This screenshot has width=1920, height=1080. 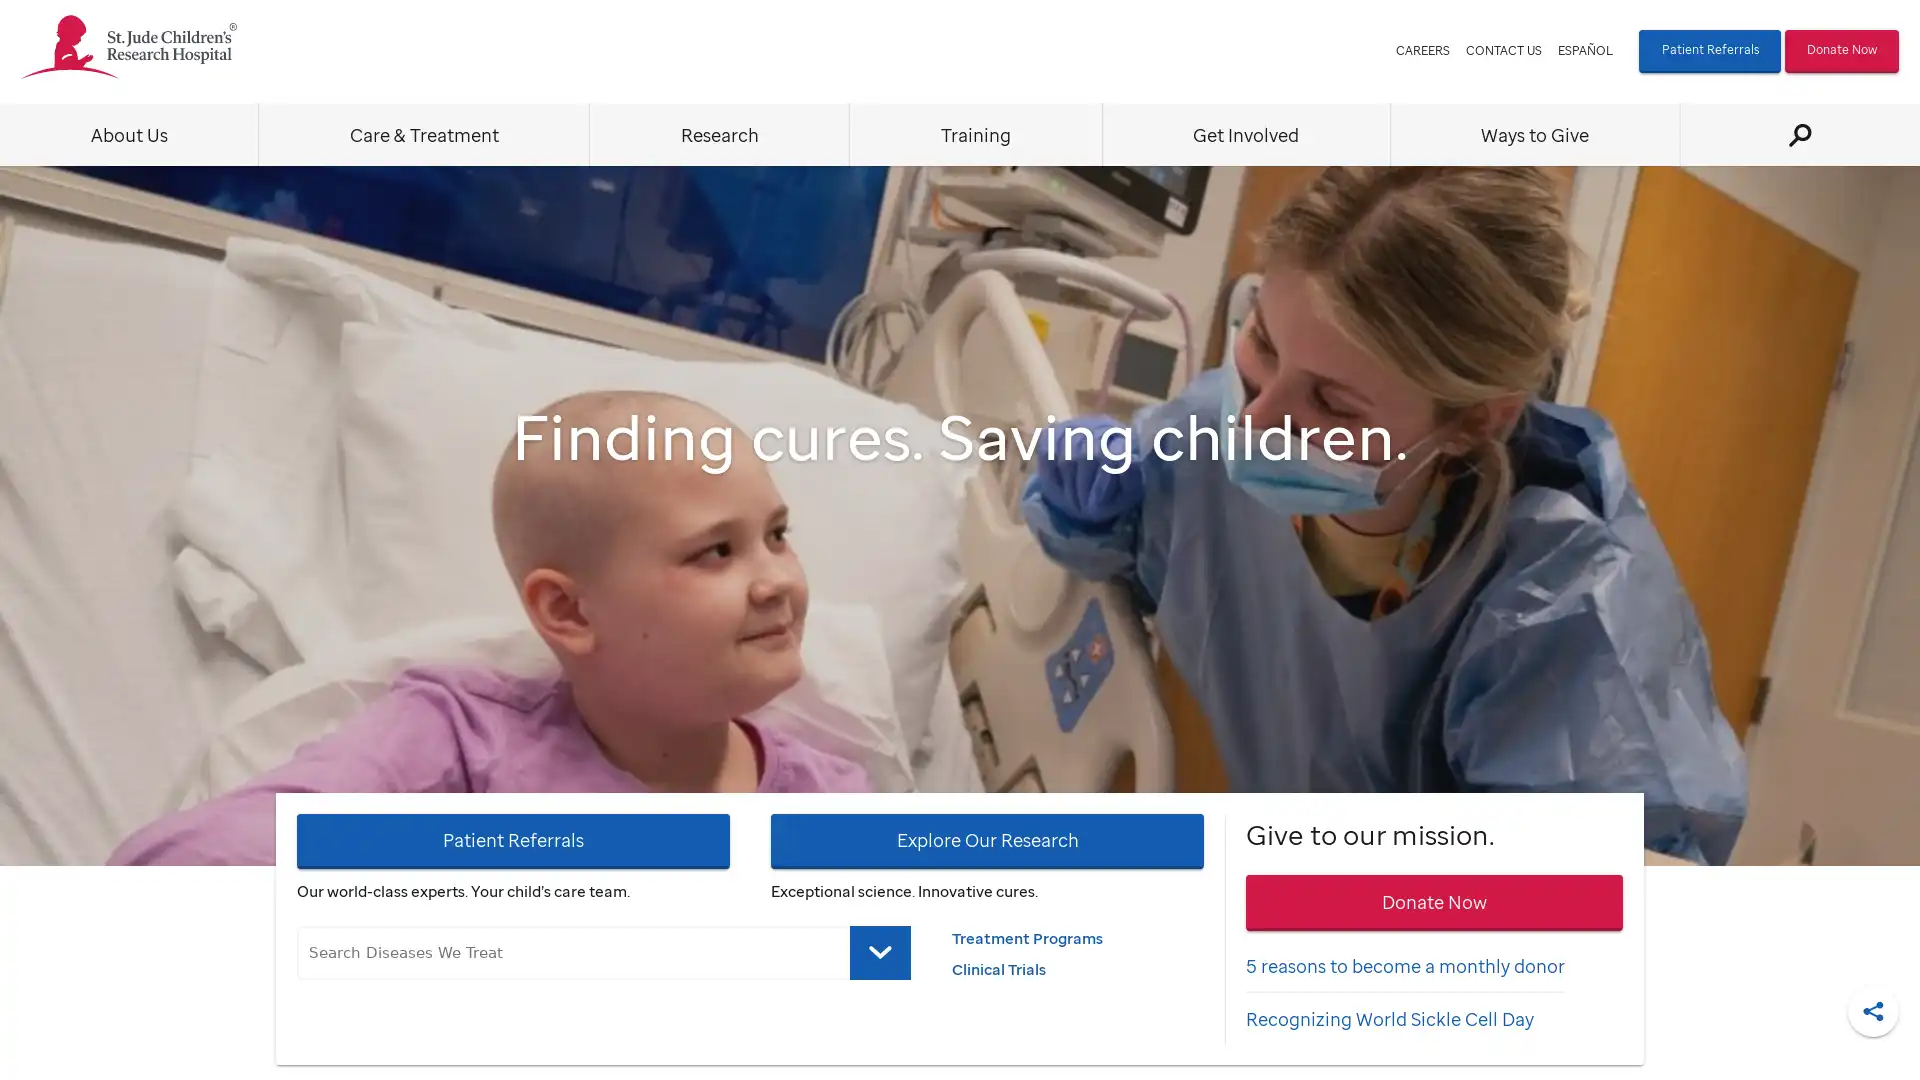 I want to click on Share, so click(x=1872, y=1010).